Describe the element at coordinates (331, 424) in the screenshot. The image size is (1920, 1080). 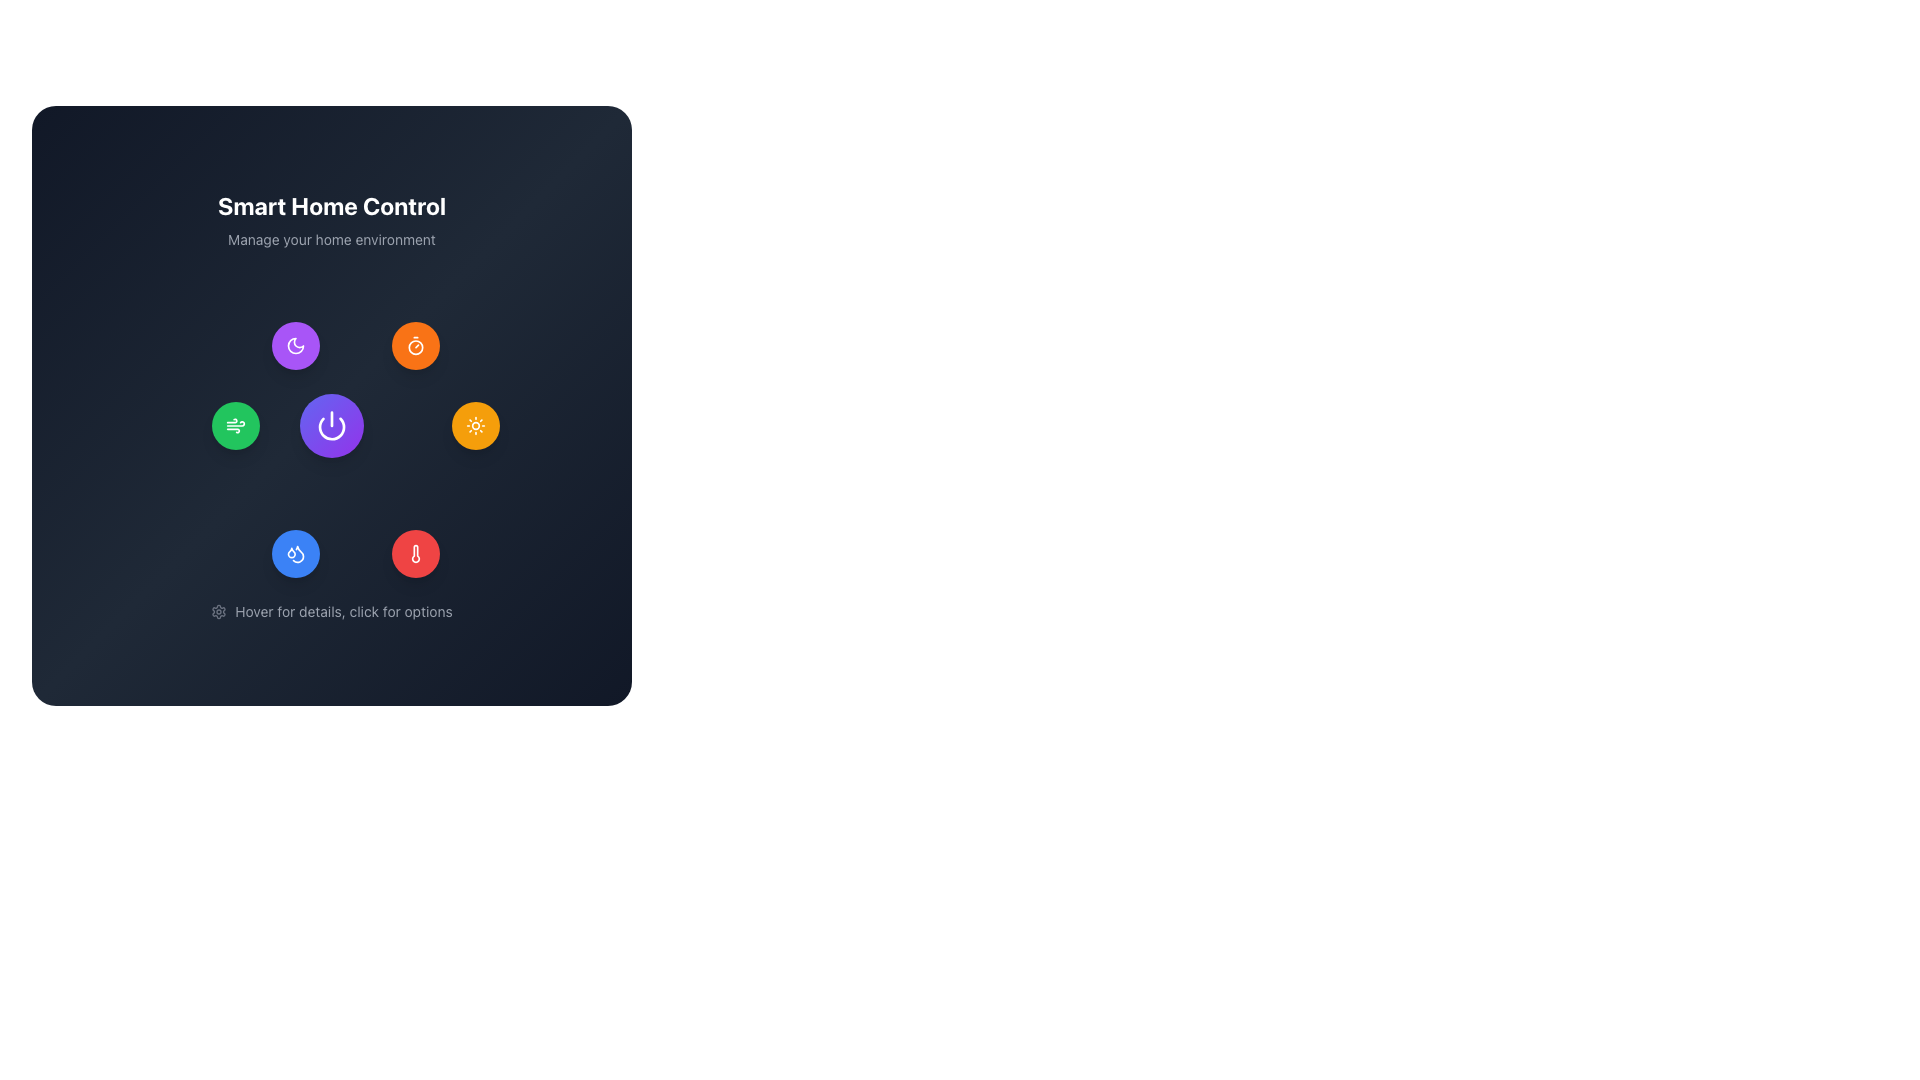
I see `the power symbol icon located within the circular purple button at the center of the button group` at that location.